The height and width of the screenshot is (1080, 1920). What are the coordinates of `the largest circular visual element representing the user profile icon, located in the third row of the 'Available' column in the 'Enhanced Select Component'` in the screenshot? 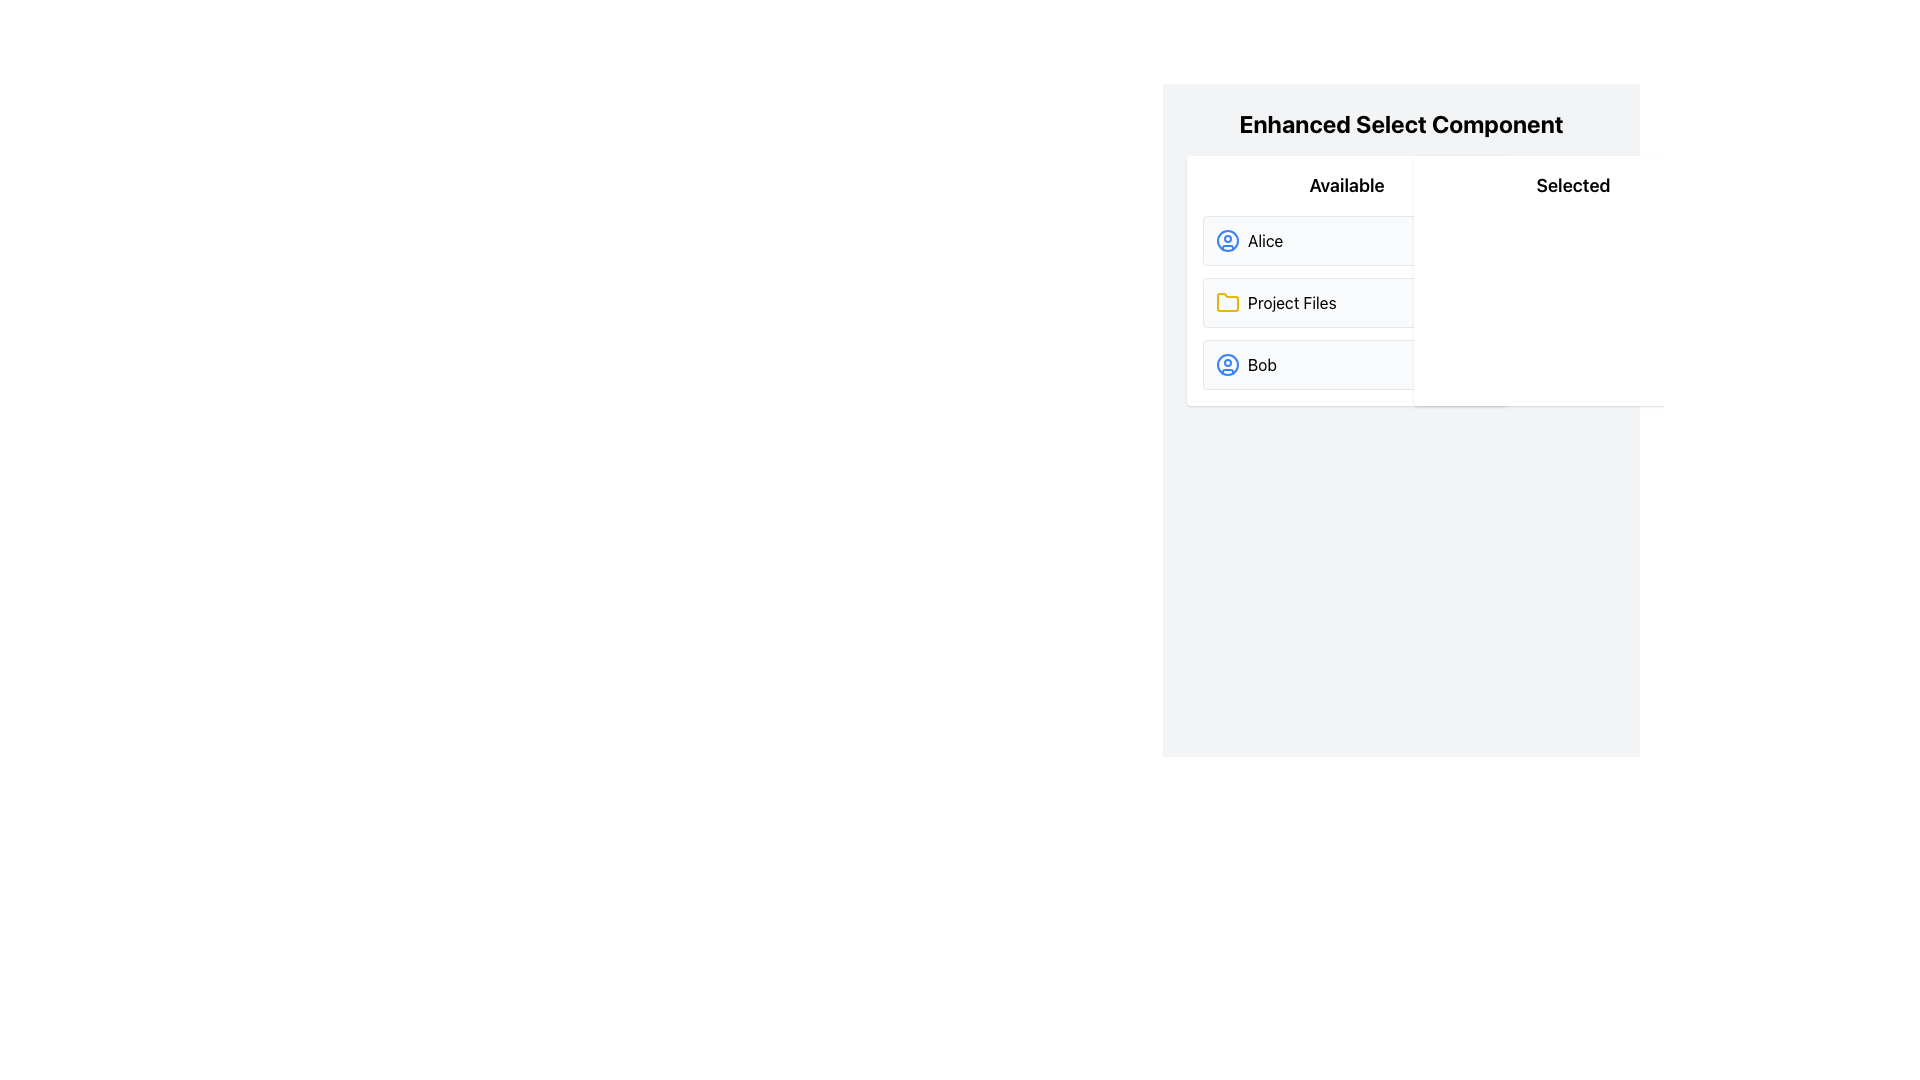 It's located at (1227, 239).